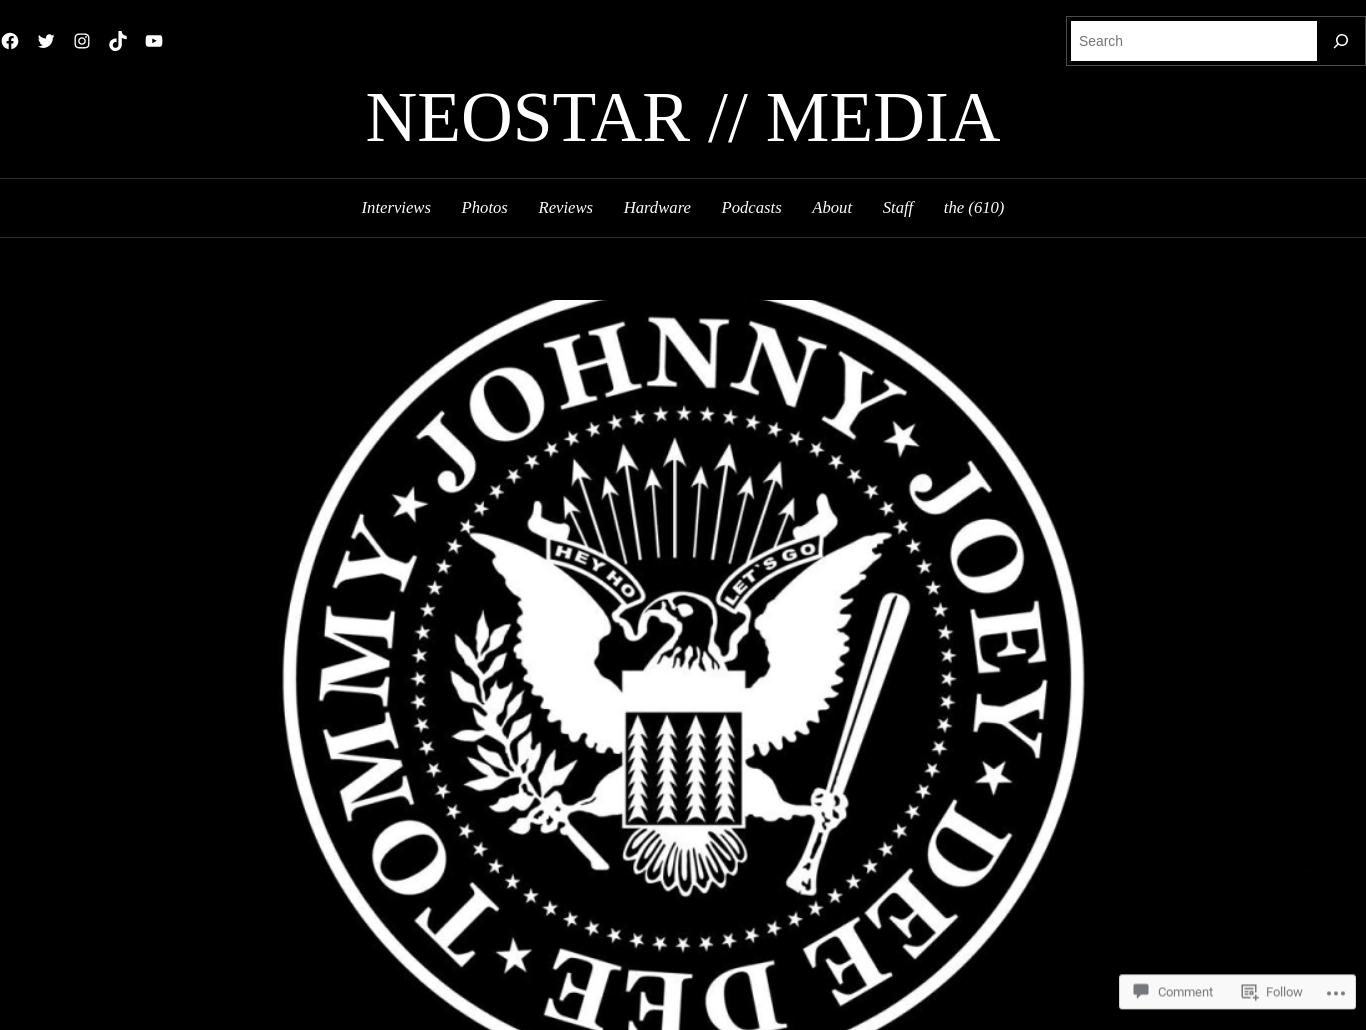 The height and width of the screenshot is (1030, 1366). Describe the element at coordinates (681, 116) in the screenshot. I see `'neostar // media'` at that location.